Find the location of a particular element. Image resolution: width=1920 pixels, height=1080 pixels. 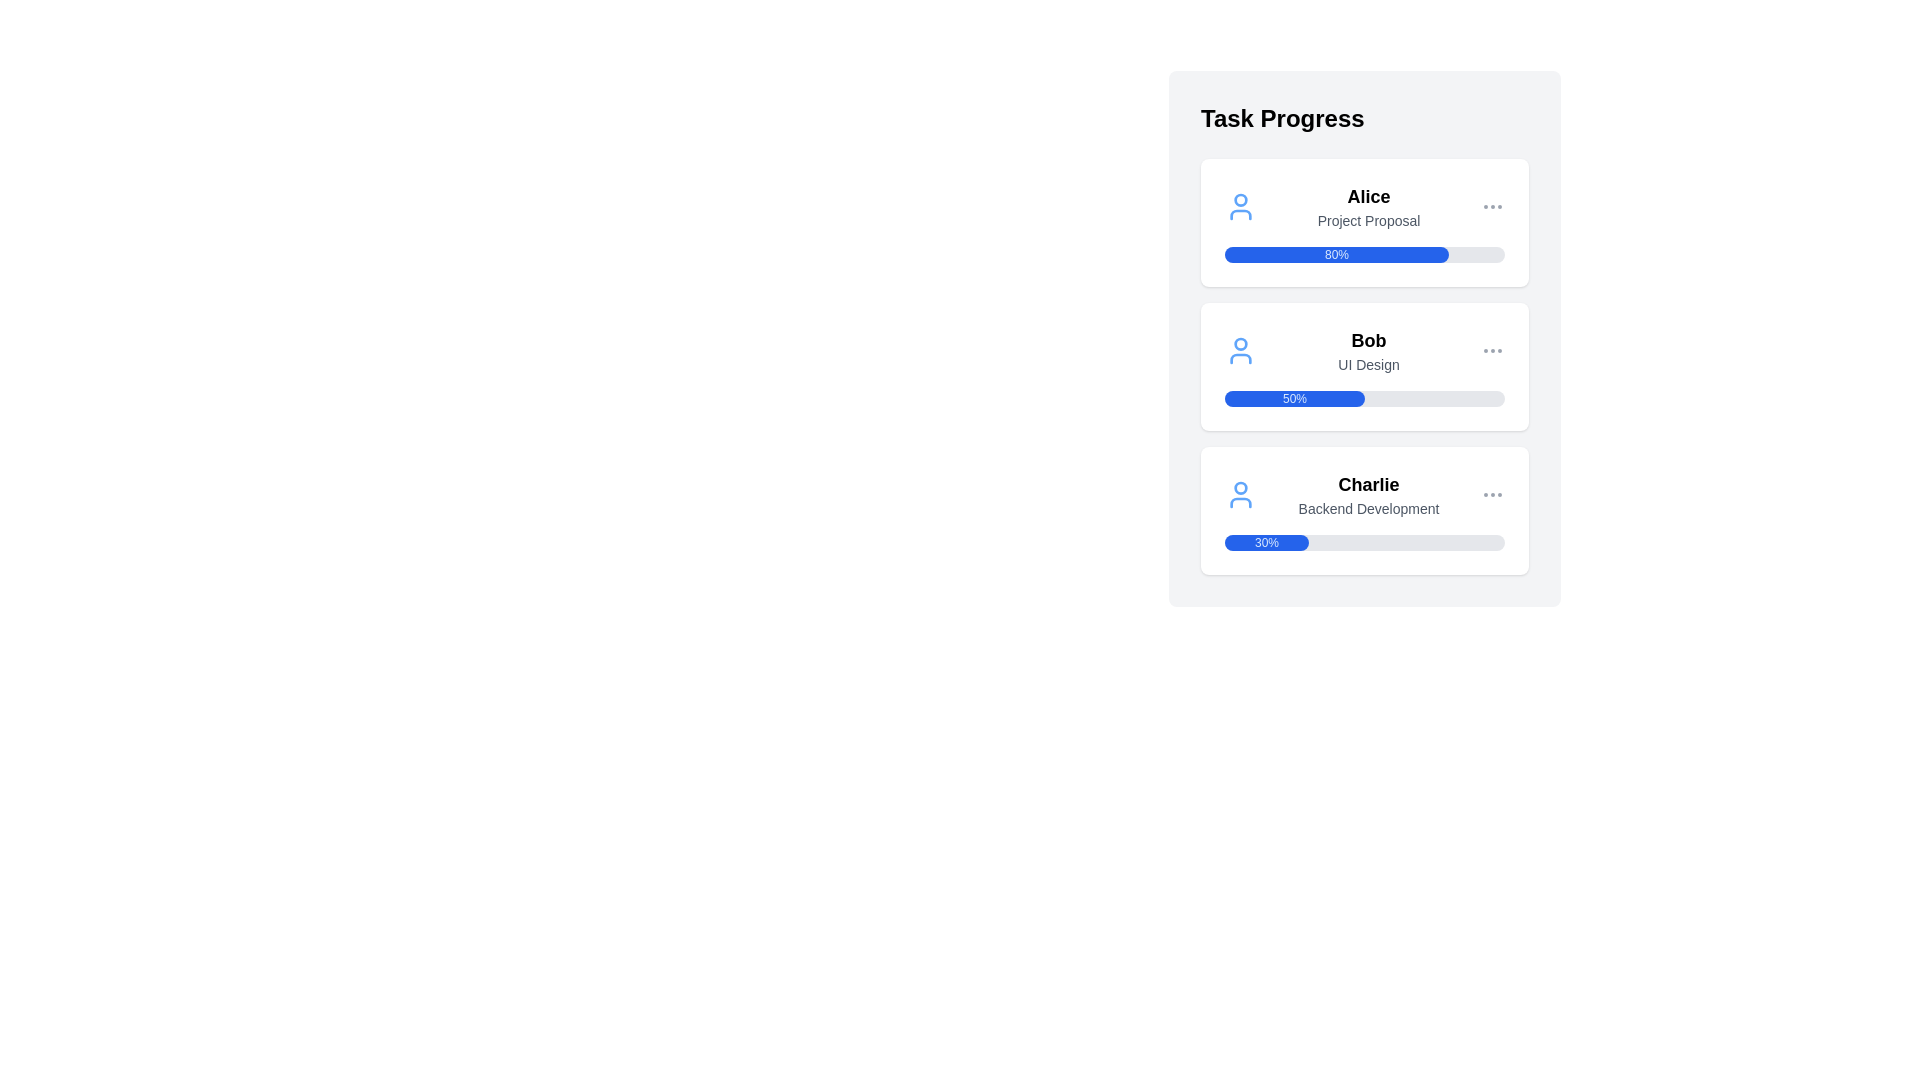

the top-most list item in the task progress list, which includes a blue user profile icon on the left, bold text 'Alice' in the center, and a grey ellipsis icon on the right is located at coordinates (1363, 207).